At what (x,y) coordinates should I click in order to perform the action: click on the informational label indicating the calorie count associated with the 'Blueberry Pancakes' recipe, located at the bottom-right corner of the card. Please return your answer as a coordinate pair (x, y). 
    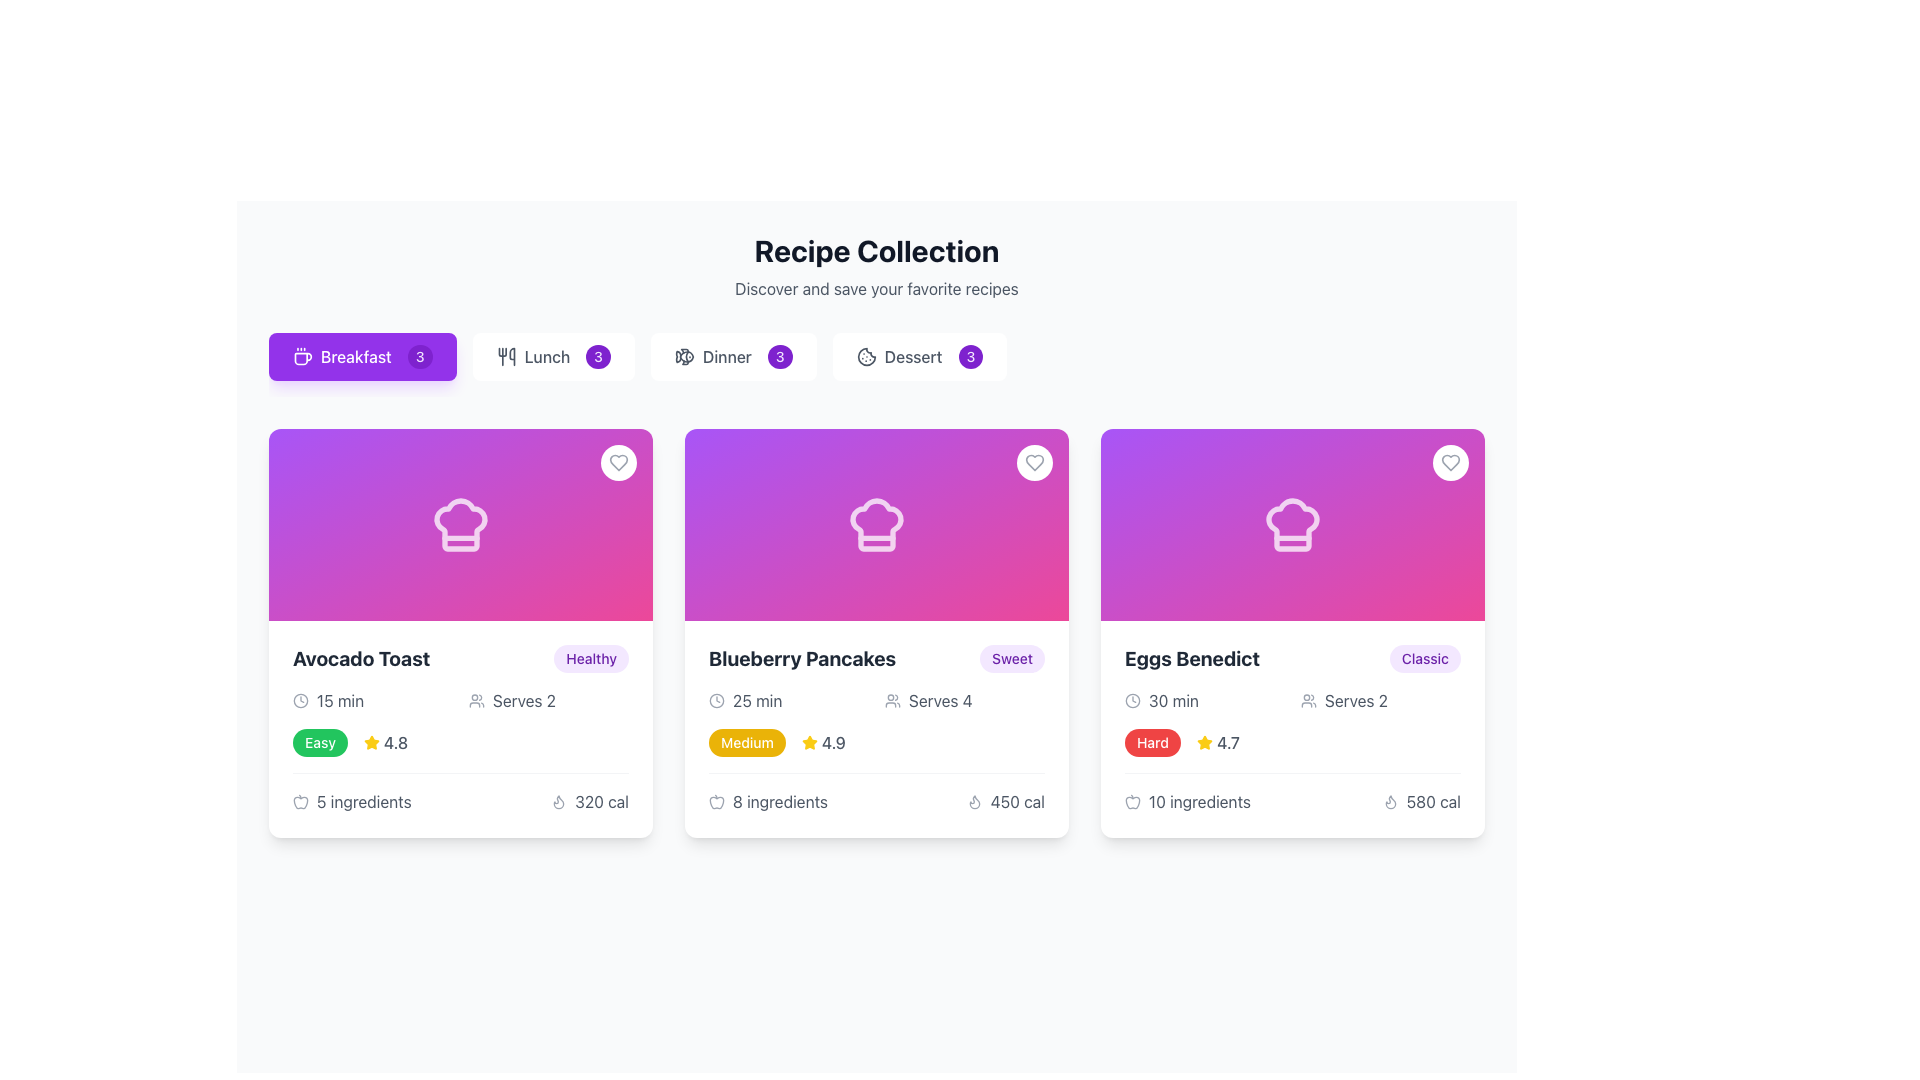
    Looking at the image, I should click on (1005, 801).